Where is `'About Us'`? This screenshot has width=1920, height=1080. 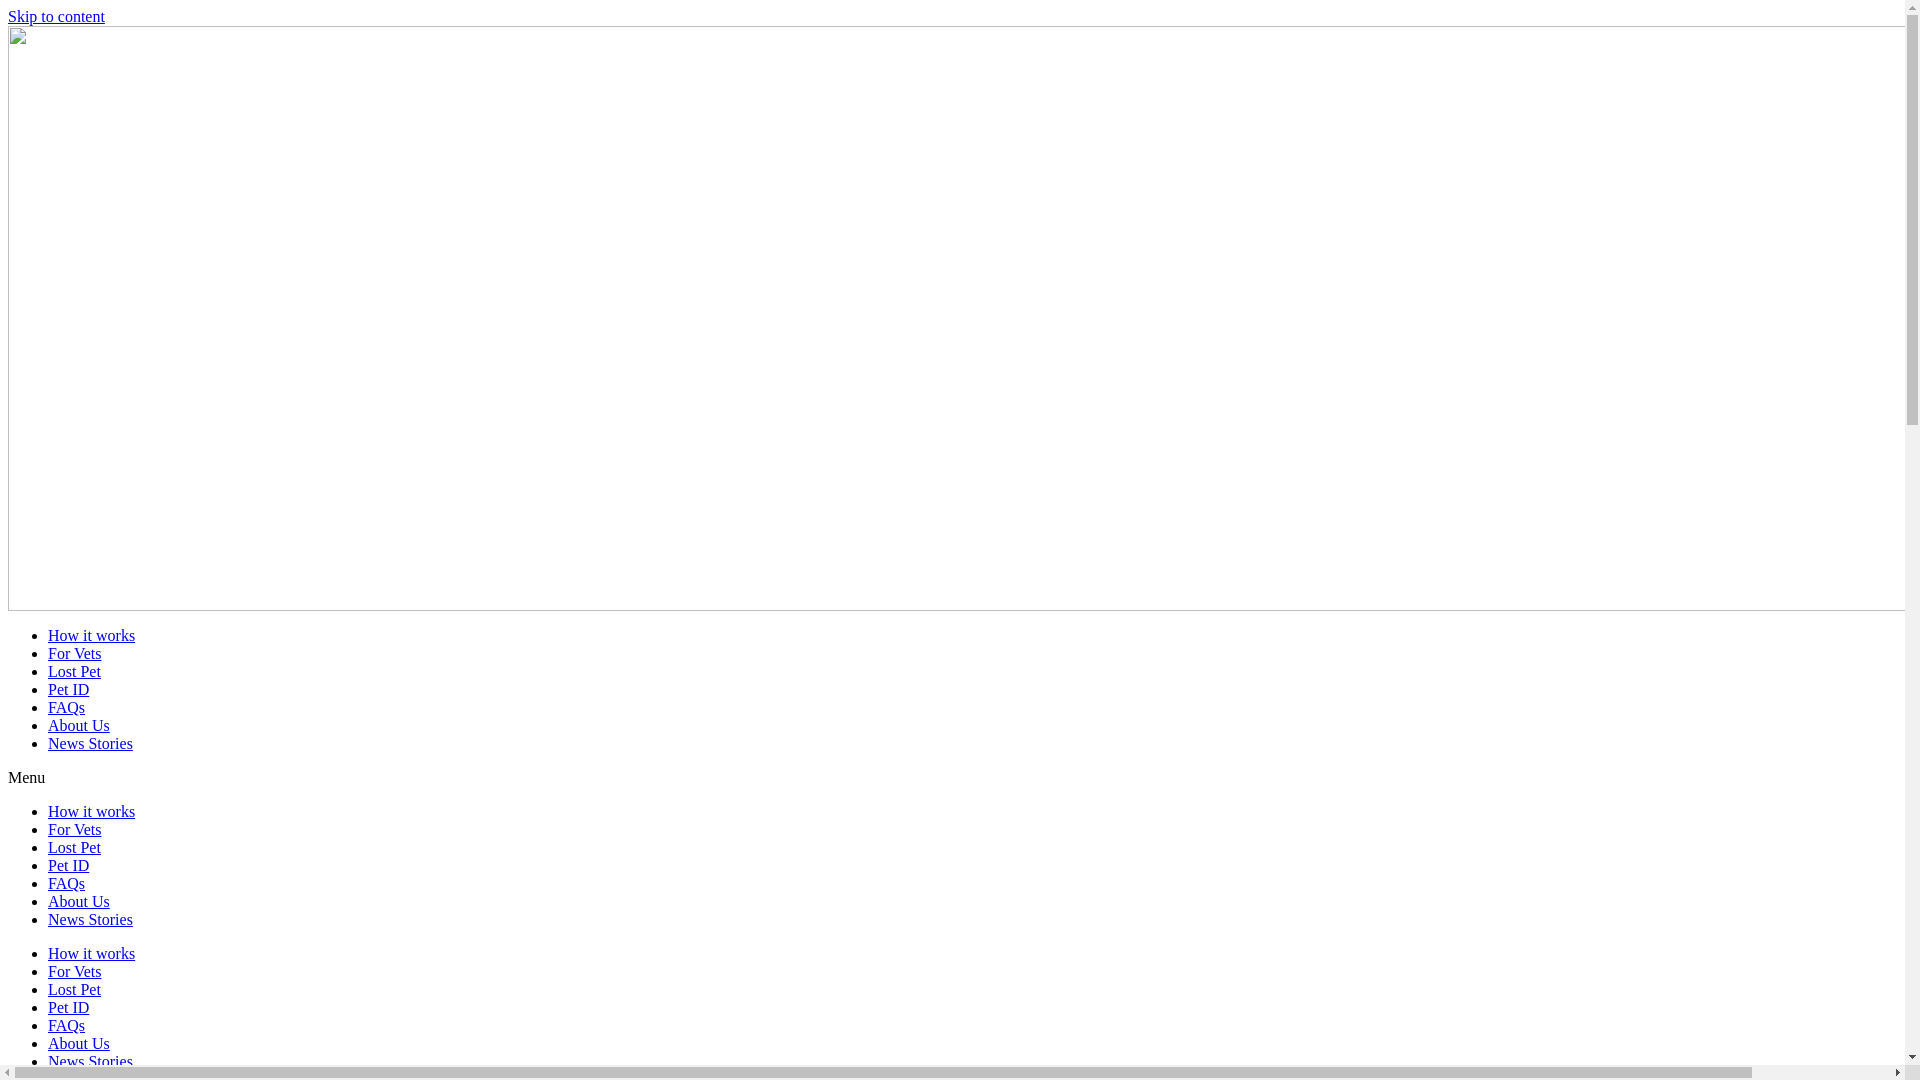
'About Us' is located at coordinates (48, 901).